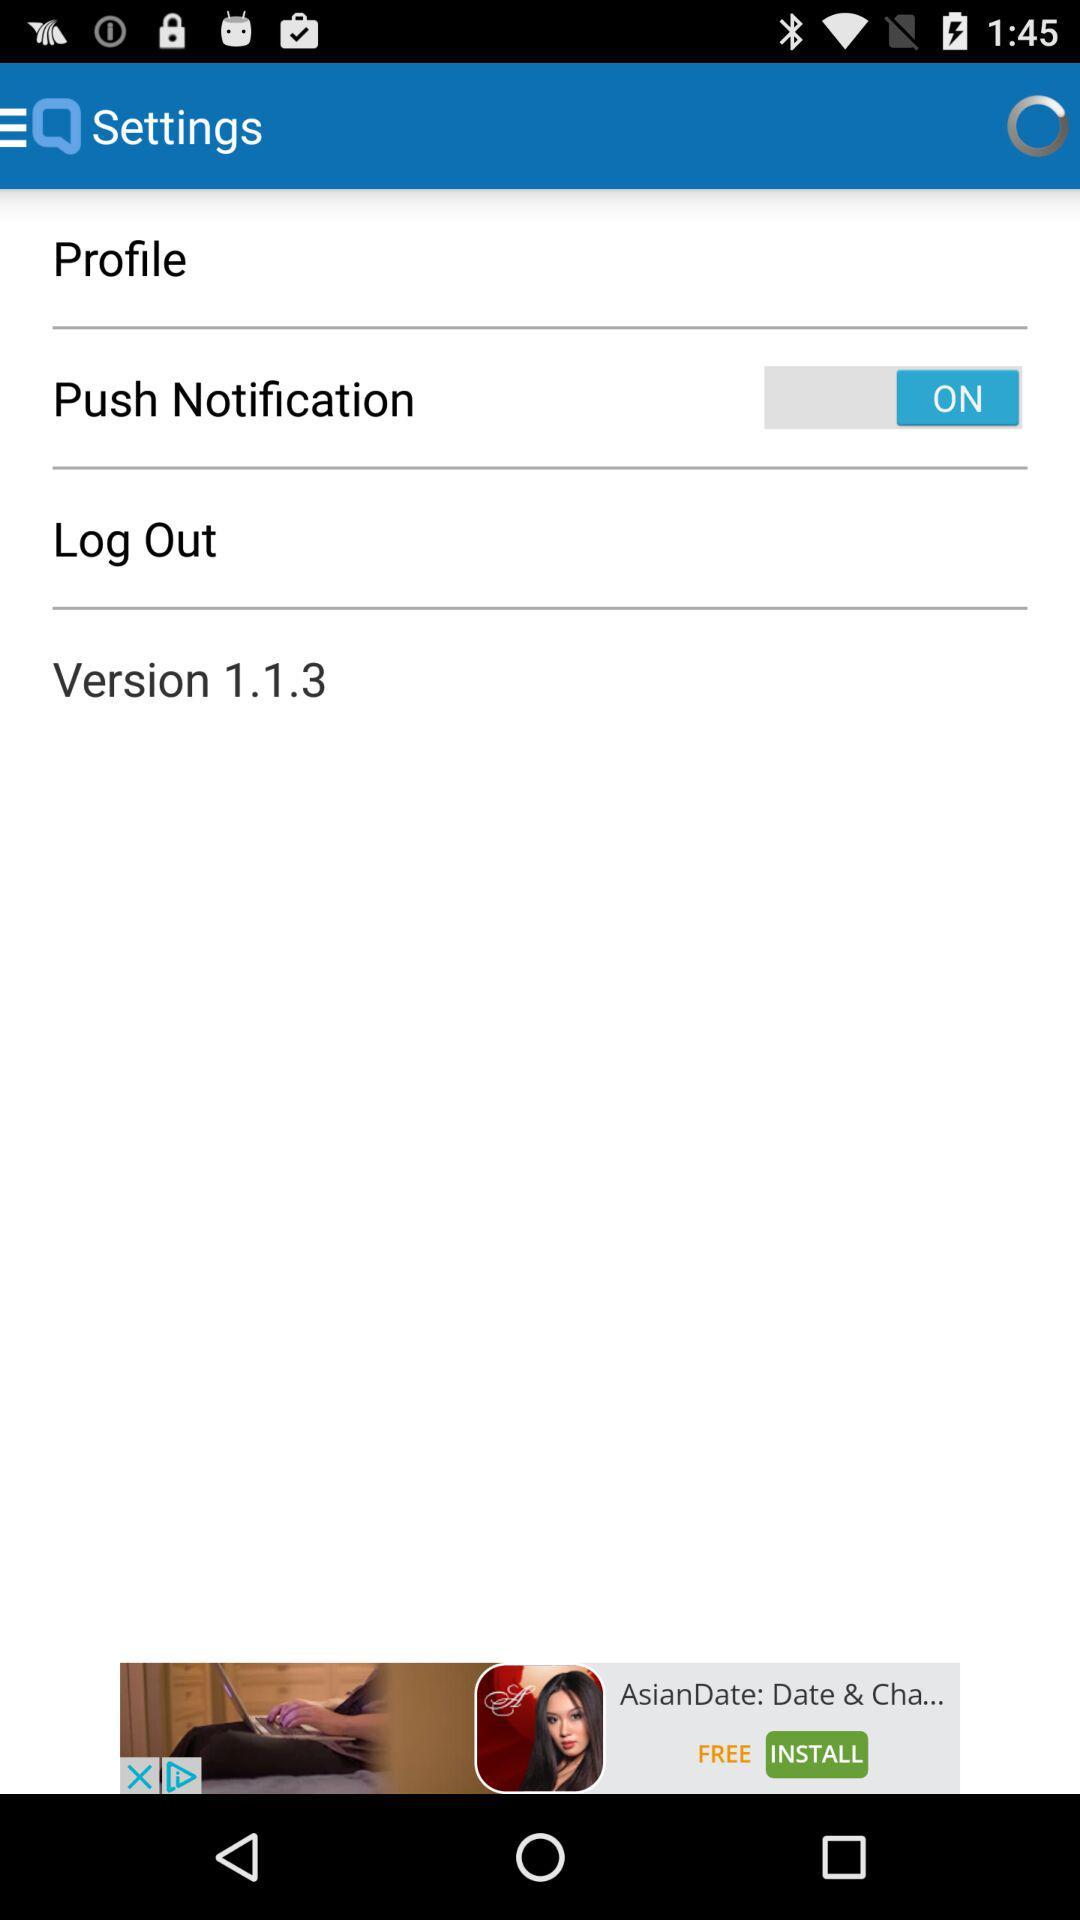  Describe the element at coordinates (540, 1727) in the screenshot. I see `advertisement` at that location.